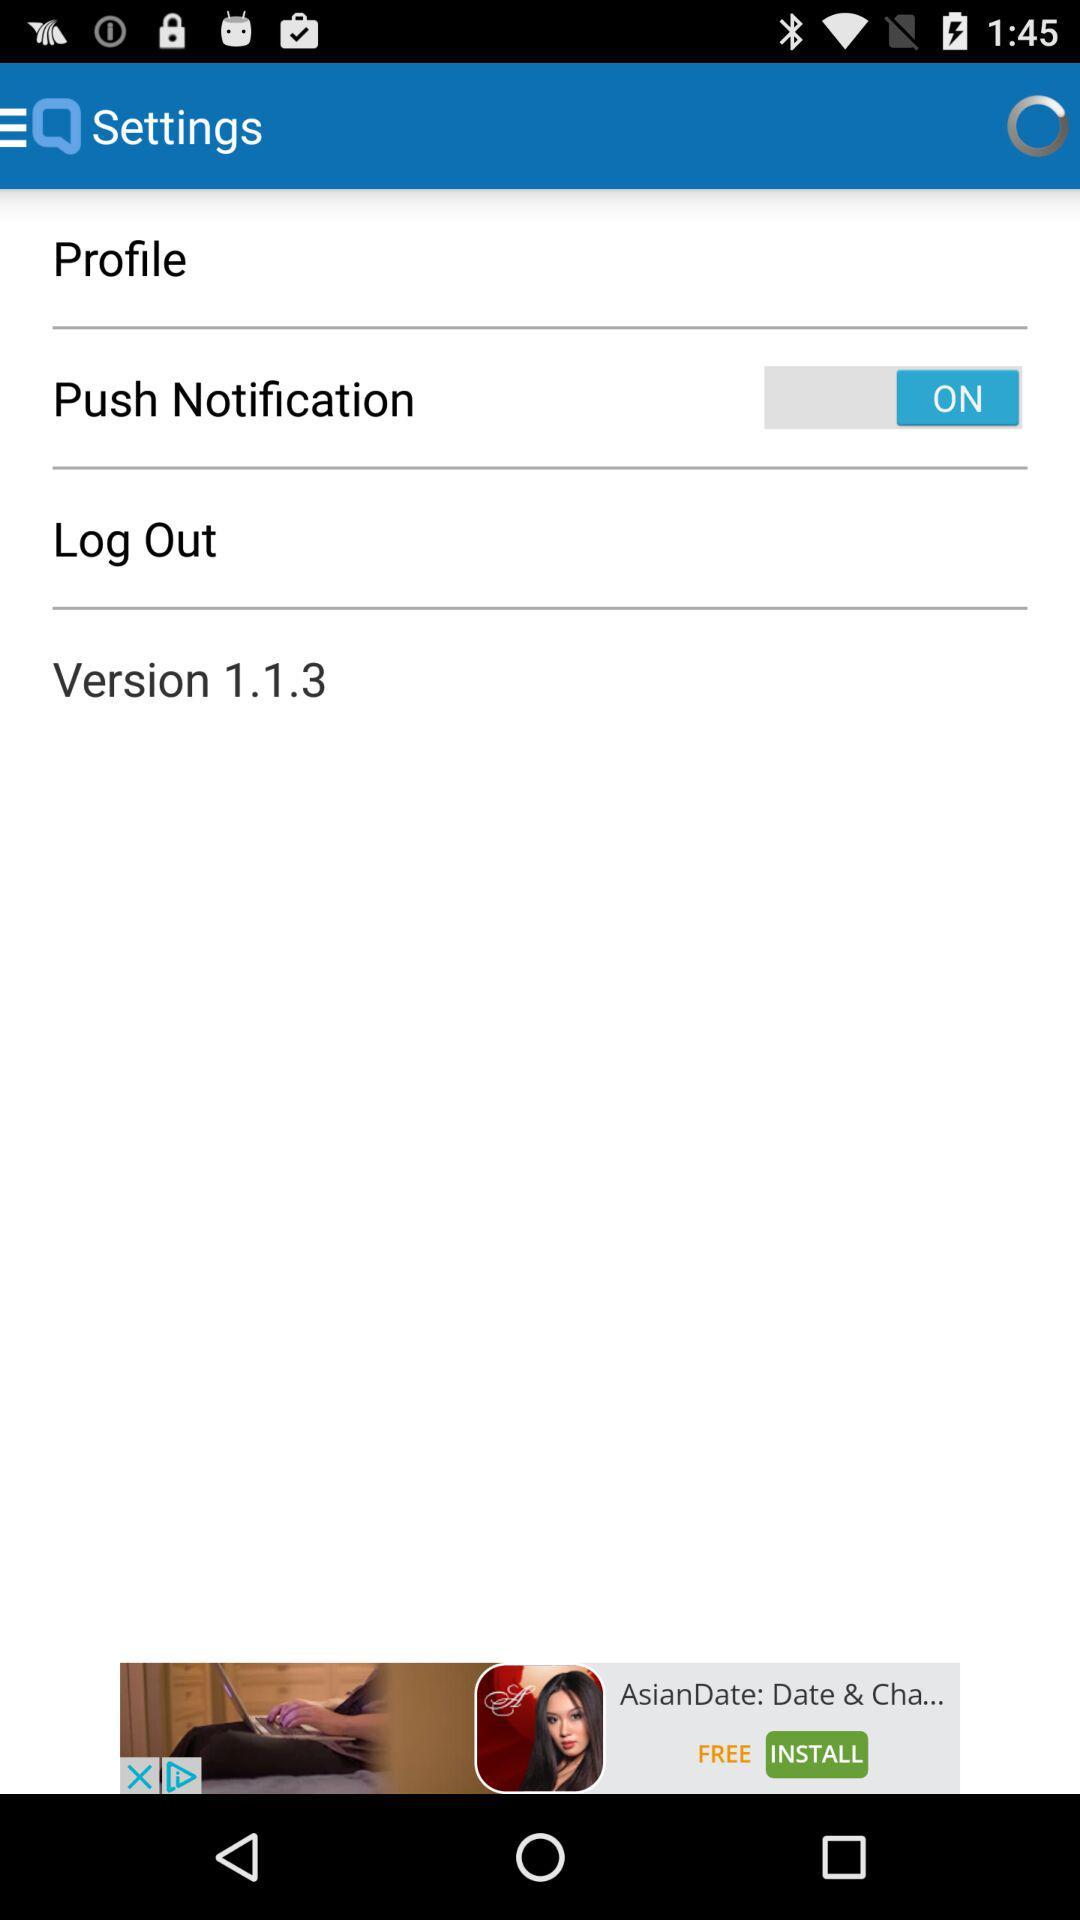  Describe the element at coordinates (540, 1727) in the screenshot. I see `advertisement` at that location.